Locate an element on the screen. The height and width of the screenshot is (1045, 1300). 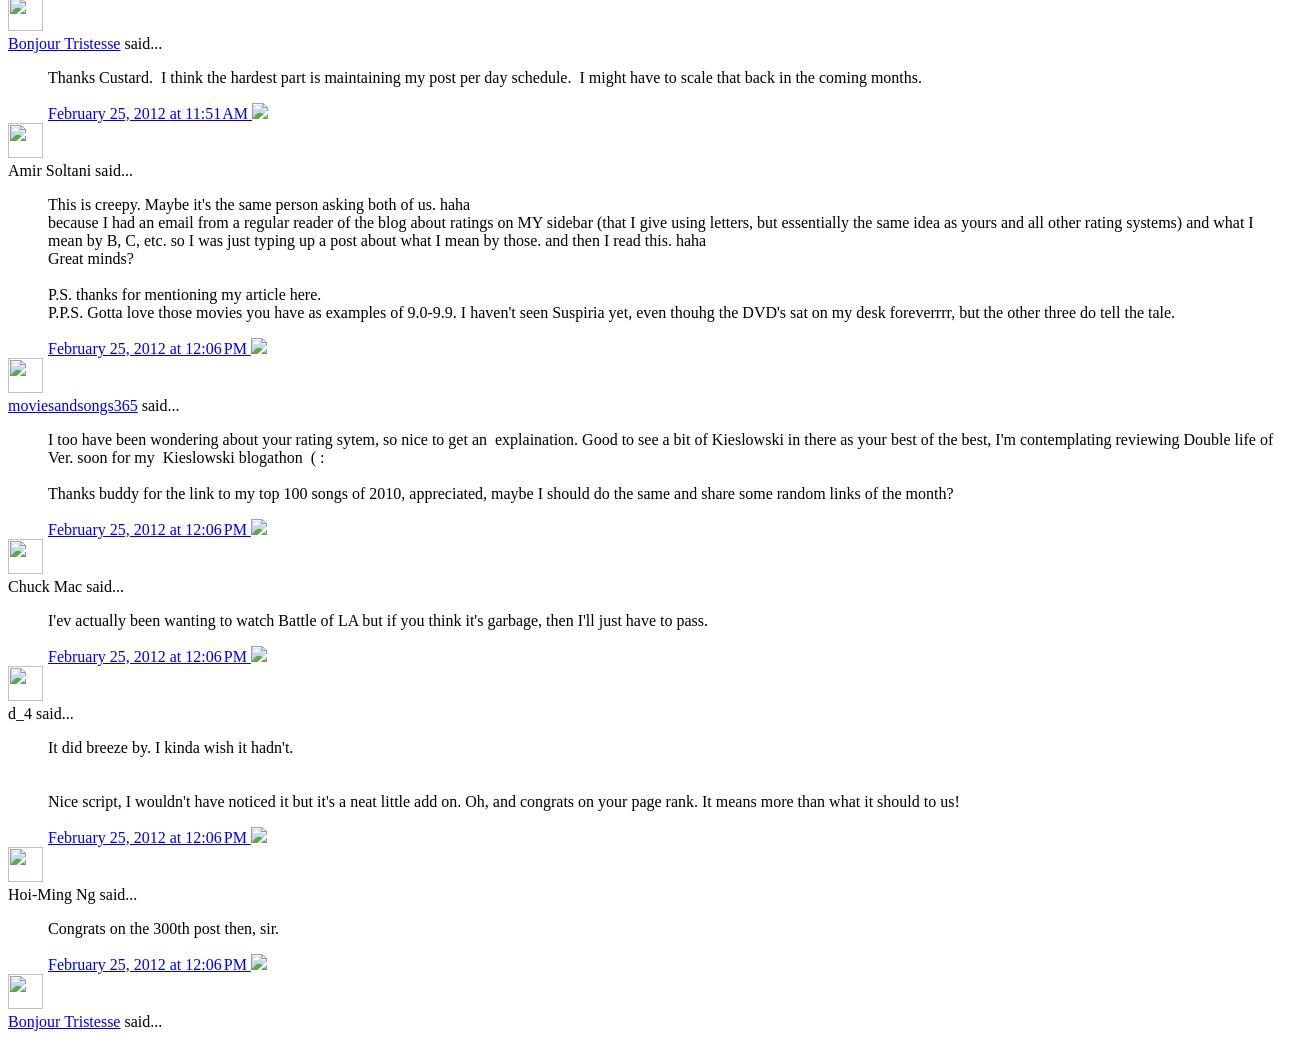
'Congrats on the 300th post then, sir.' is located at coordinates (162, 928).